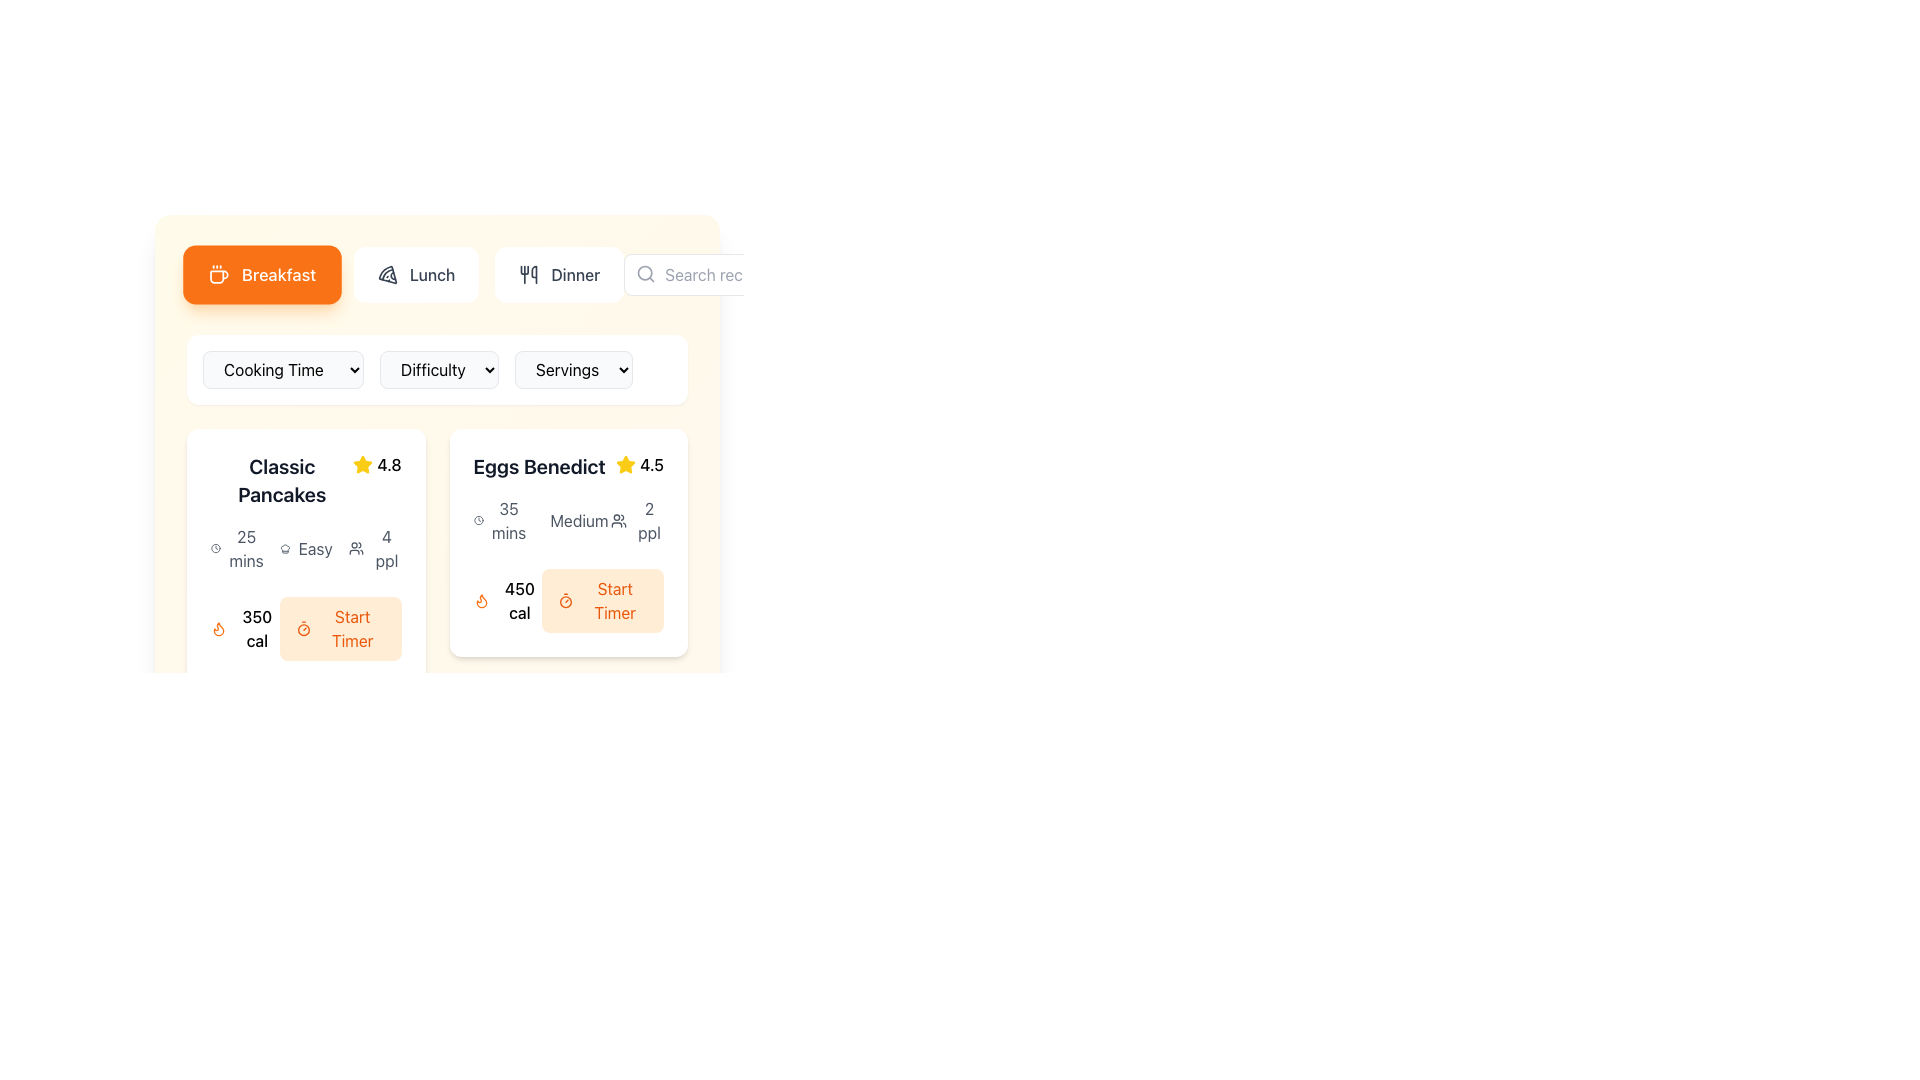  What do you see at coordinates (567, 519) in the screenshot?
I see `the text label displaying 'Medium' which has a gray typeface and is accompanied by a chef hat icon` at bounding box center [567, 519].